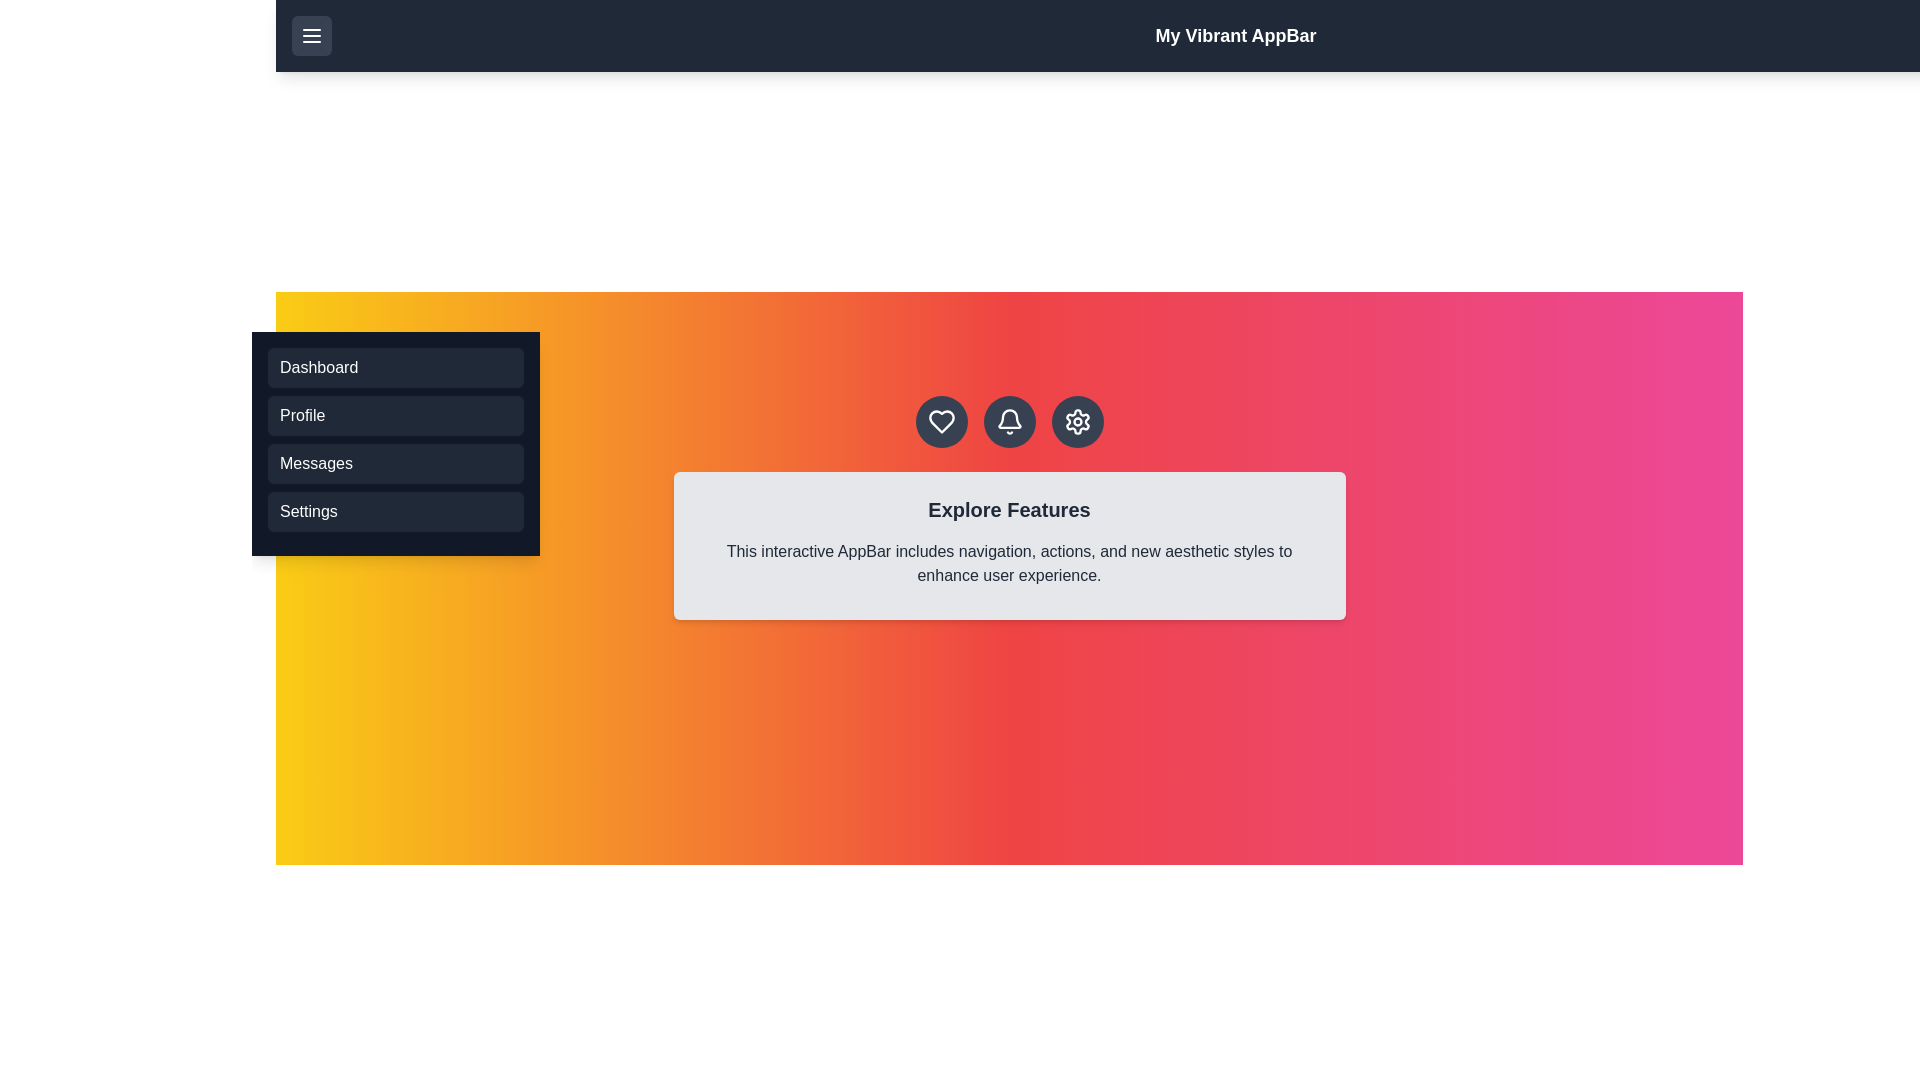  I want to click on the menu option Profile from the menu list, so click(395, 415).